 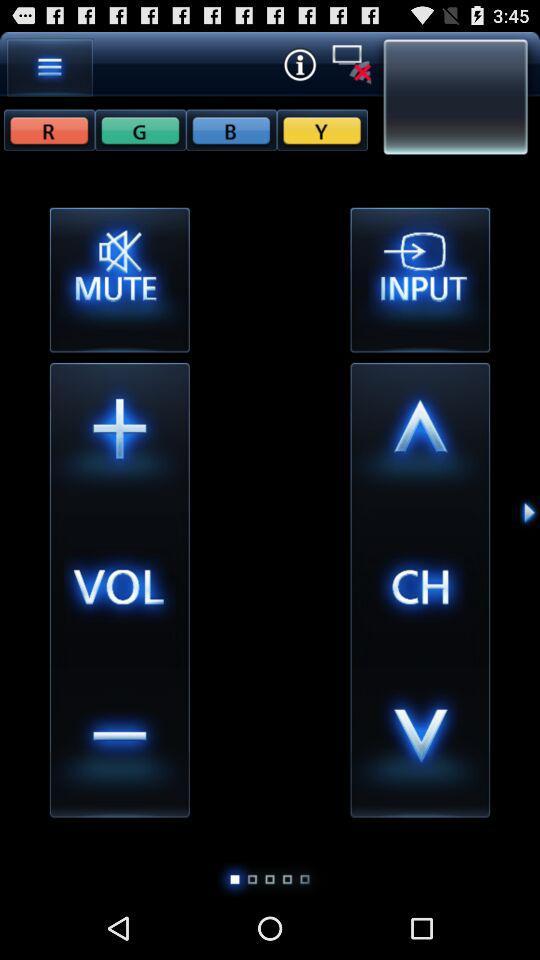 I want to click on the facebook icon, so click(x=139, y=137).